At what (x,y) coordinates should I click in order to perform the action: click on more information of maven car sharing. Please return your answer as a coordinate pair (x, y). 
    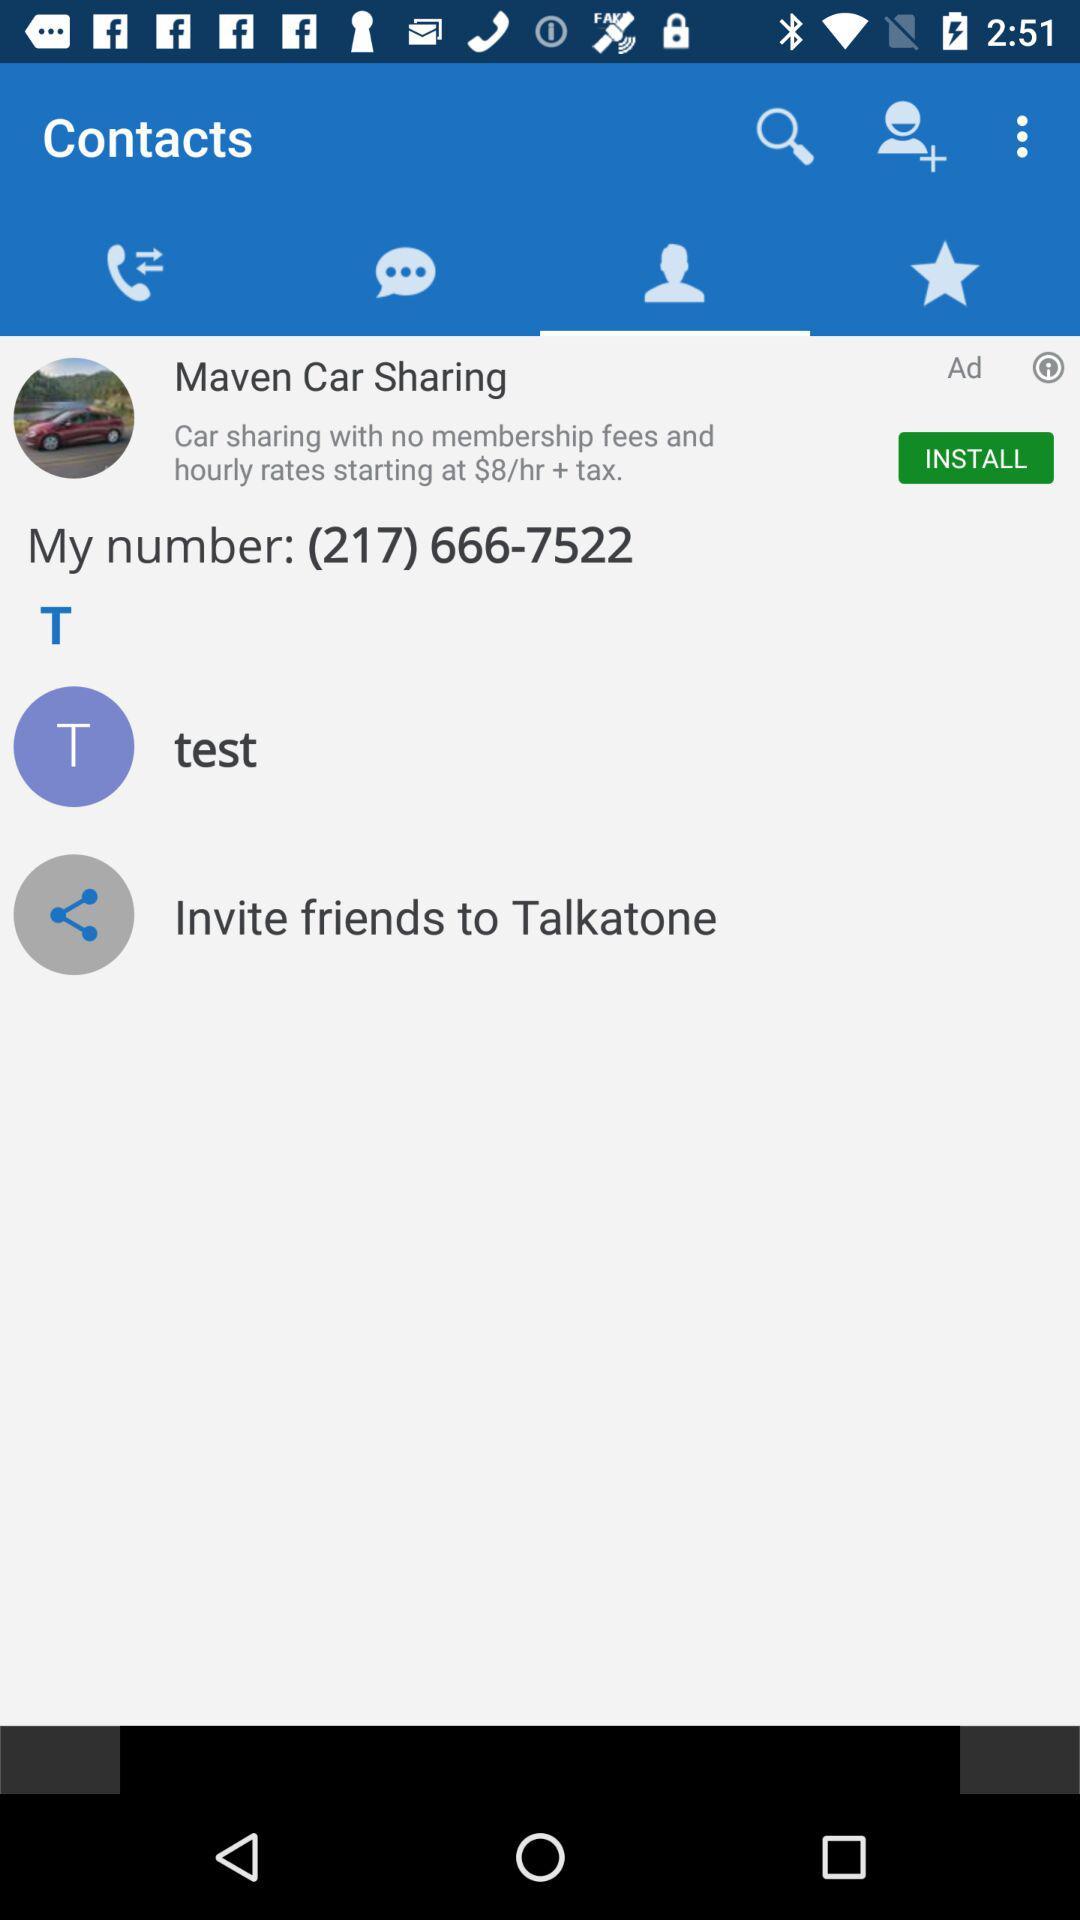
    Looking at the image, I should click on (72, 417).